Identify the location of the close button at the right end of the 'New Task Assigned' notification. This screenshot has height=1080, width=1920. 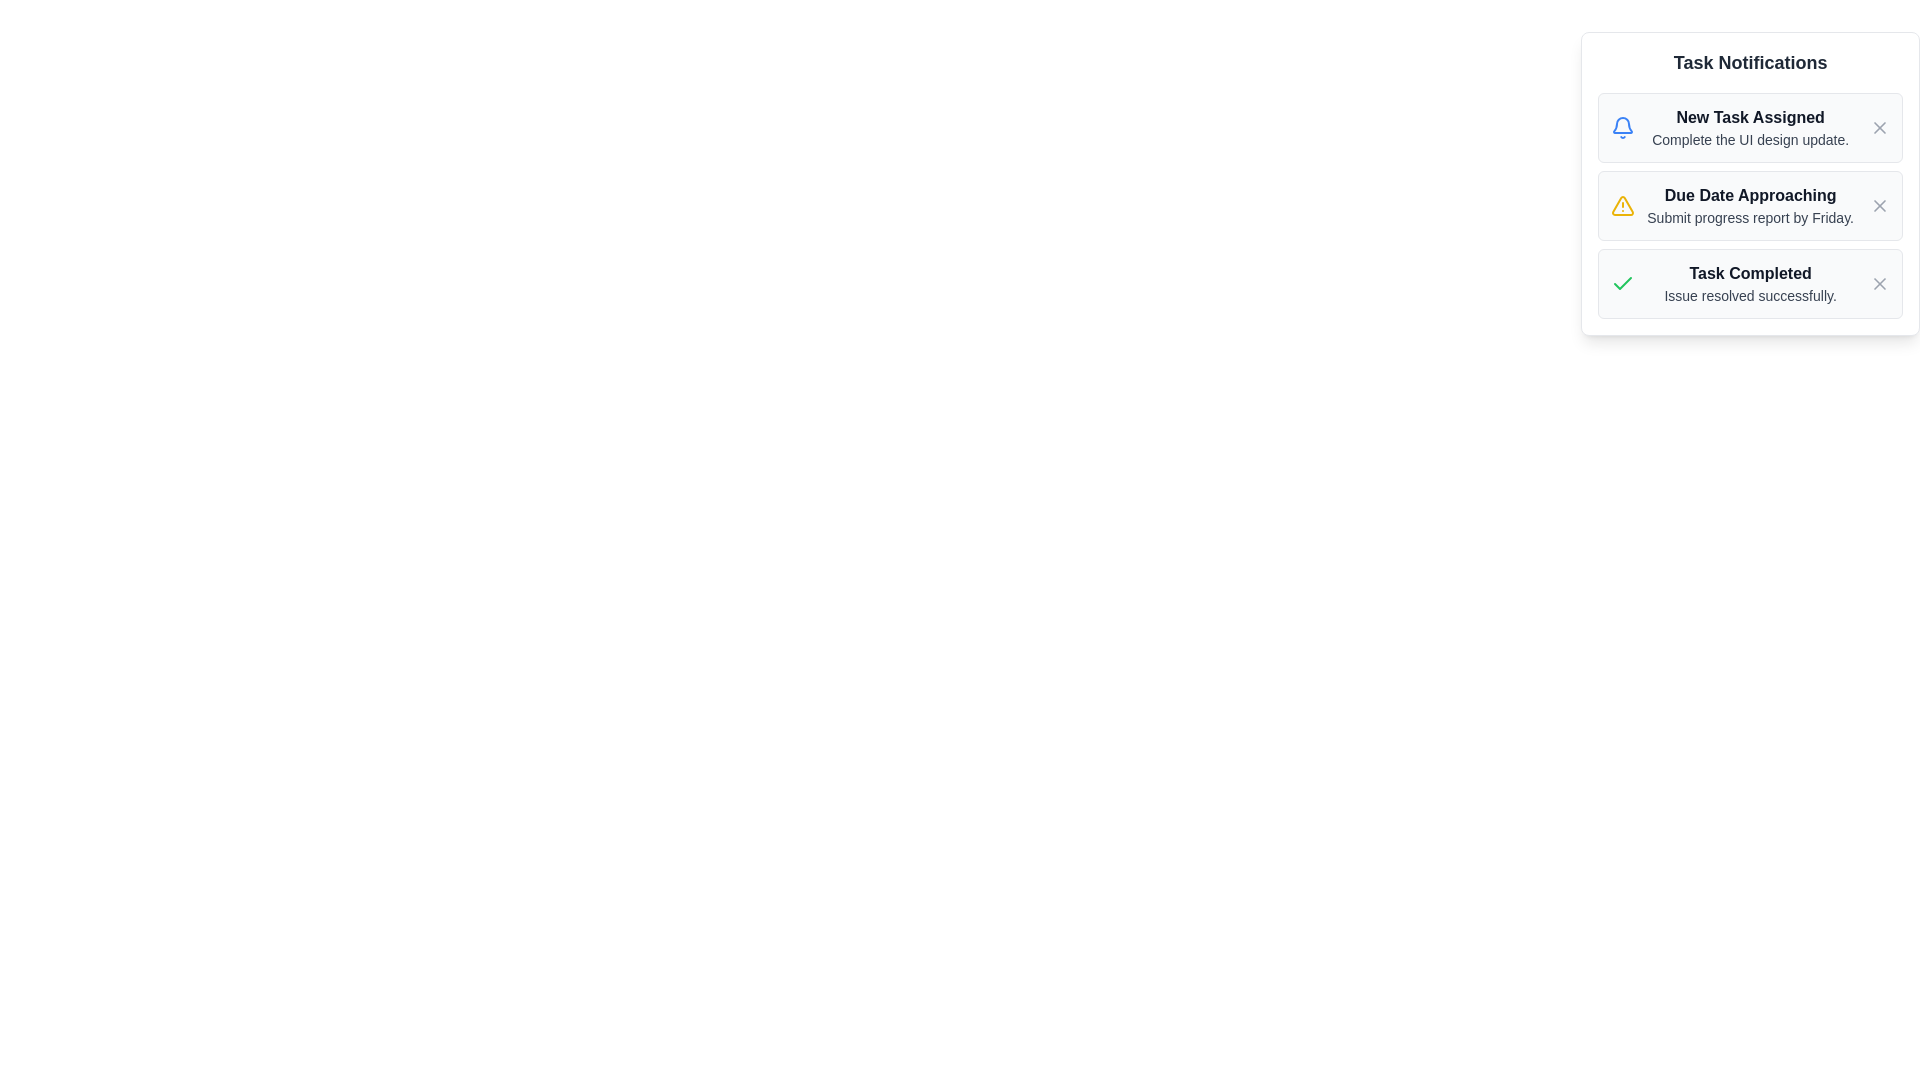
(1879, 127).